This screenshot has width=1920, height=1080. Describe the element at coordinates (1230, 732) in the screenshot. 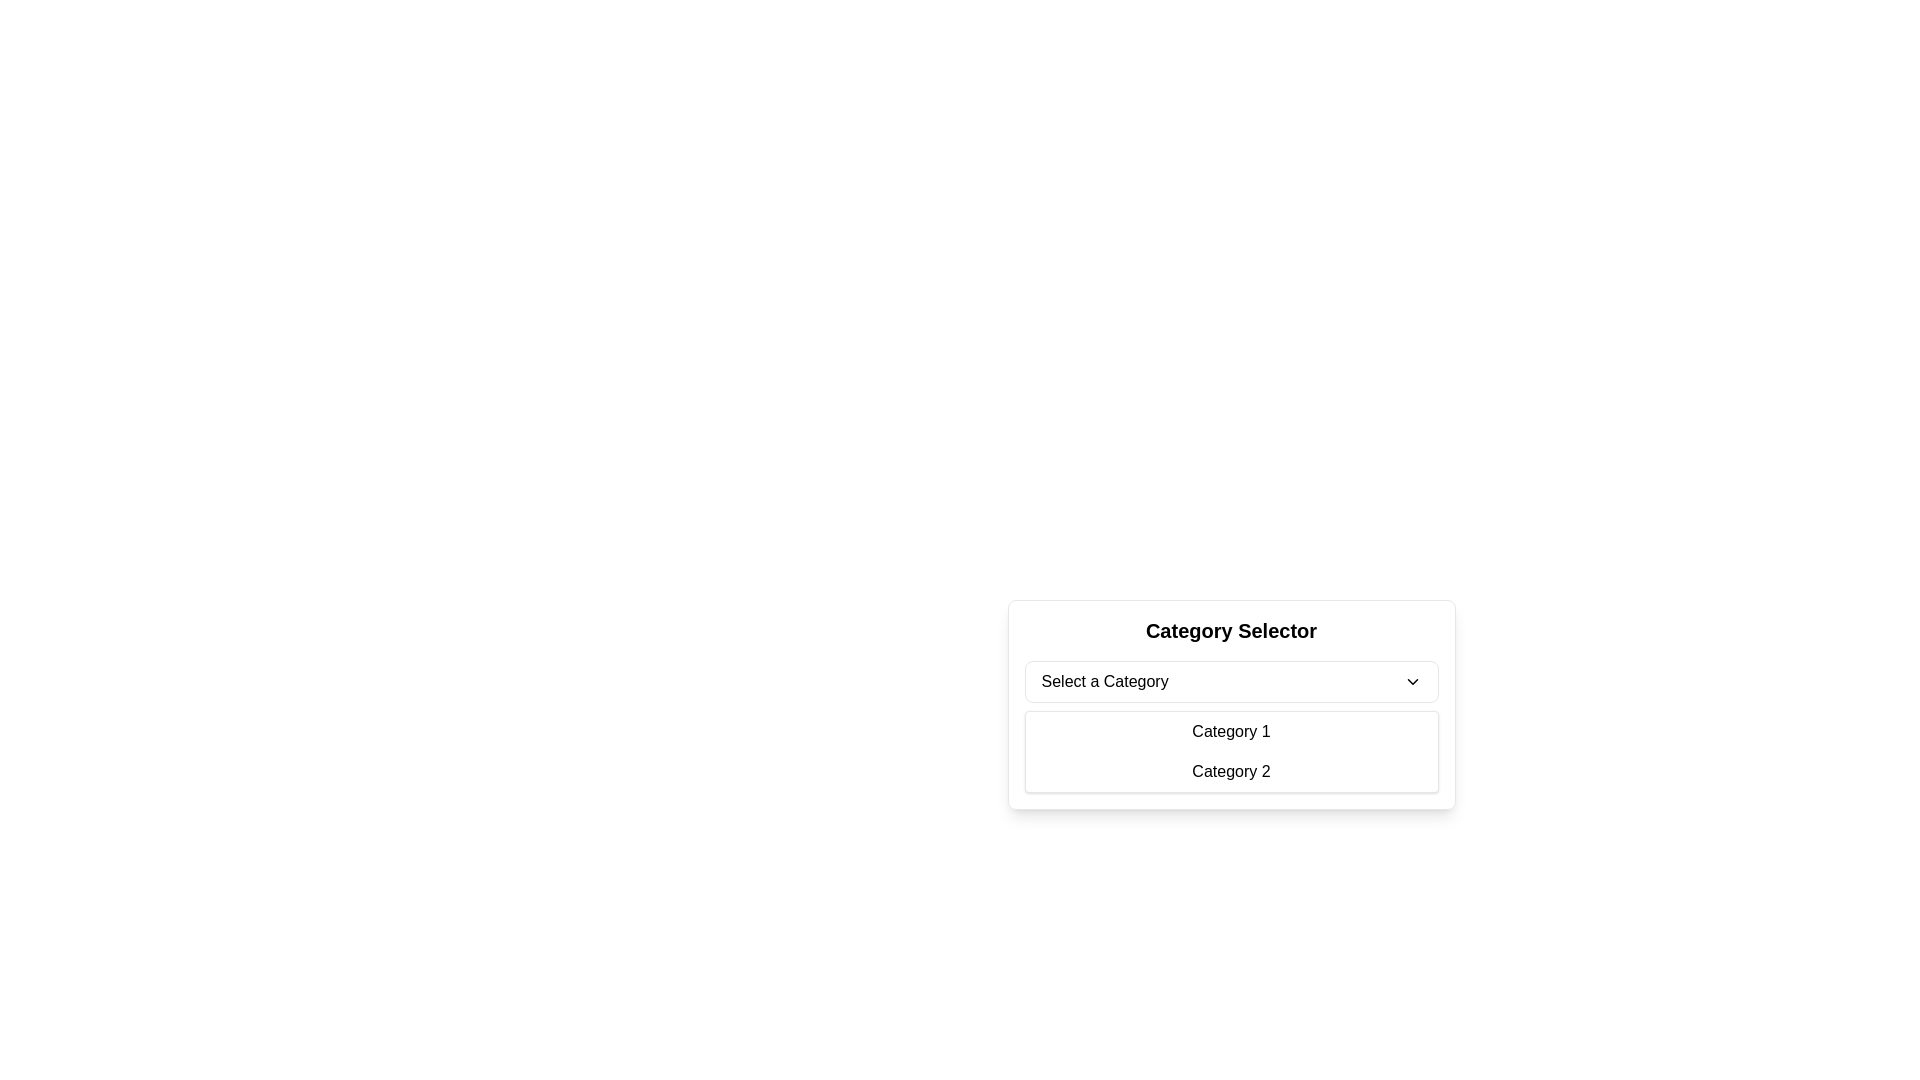

I see `the first selectable item in the dropdown menu` at that location.